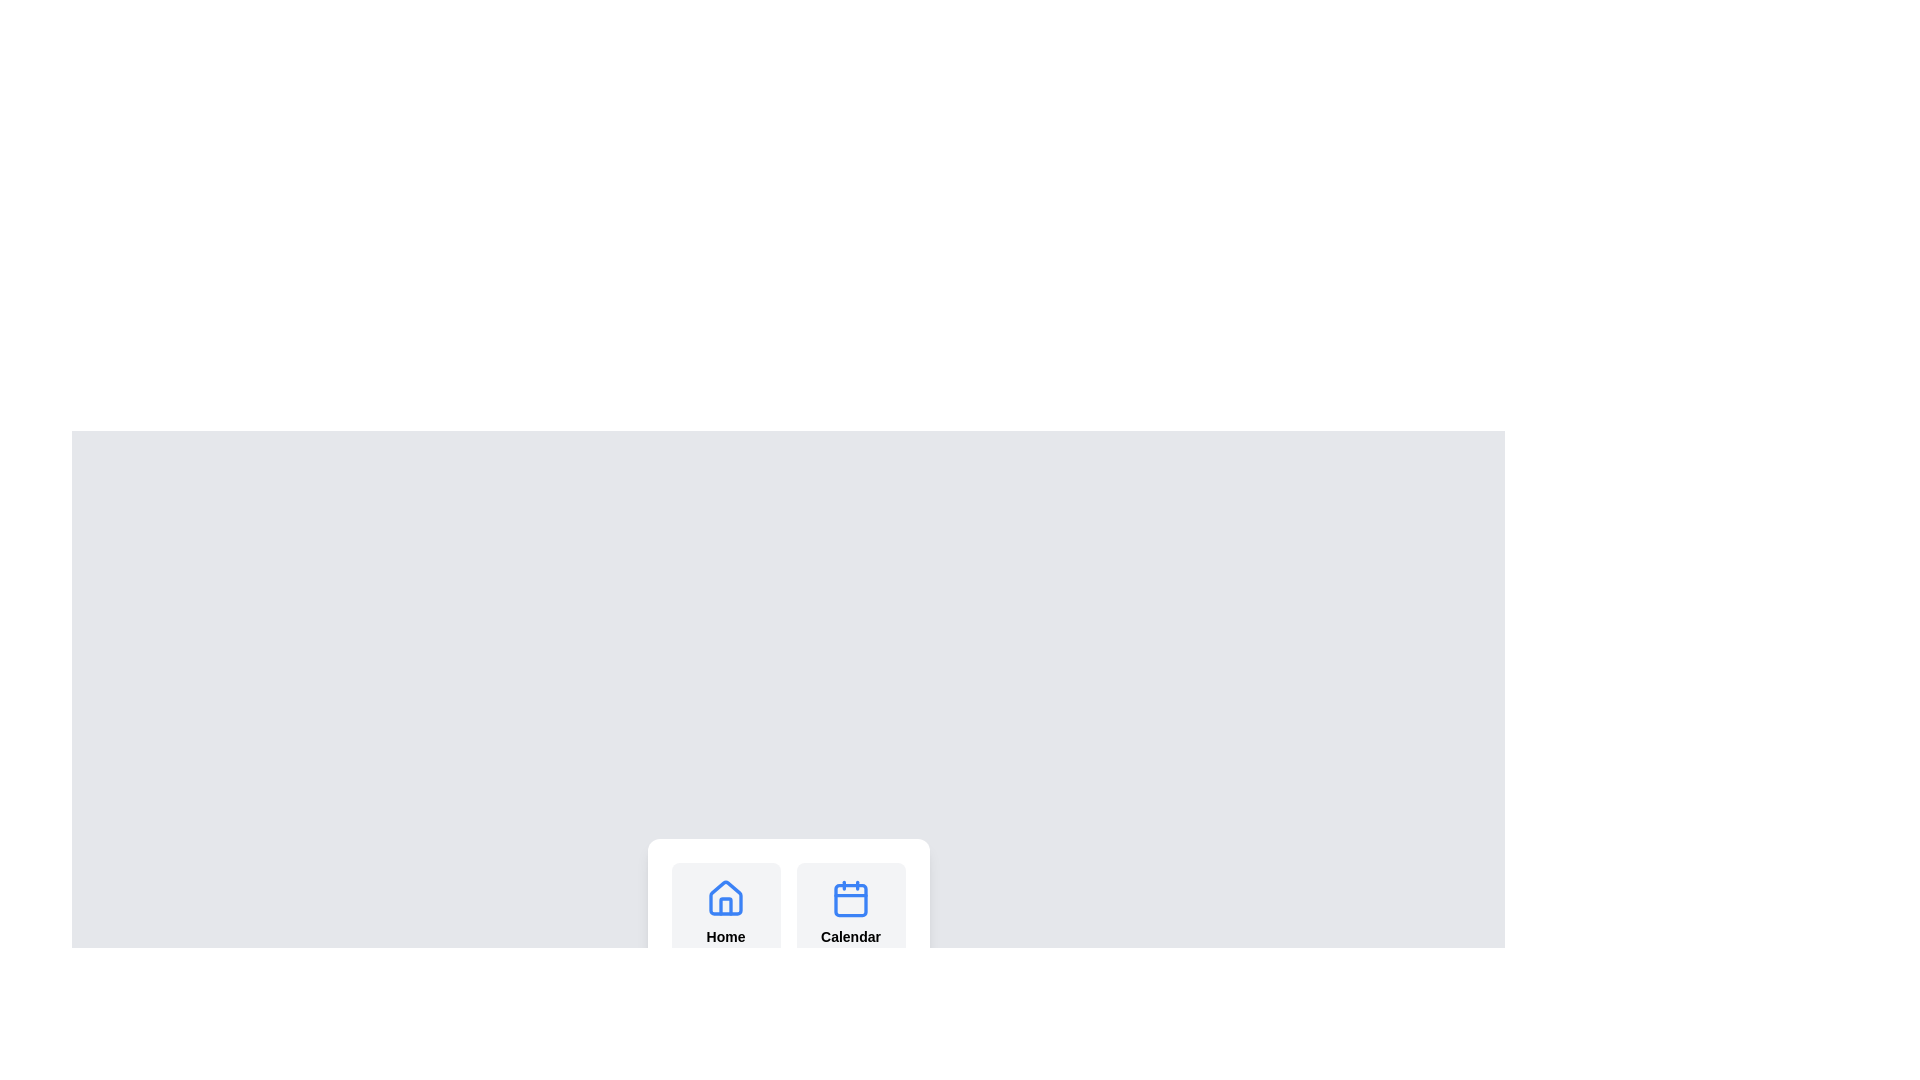  I want to click on the 'Home' icon, so click(724, 897).